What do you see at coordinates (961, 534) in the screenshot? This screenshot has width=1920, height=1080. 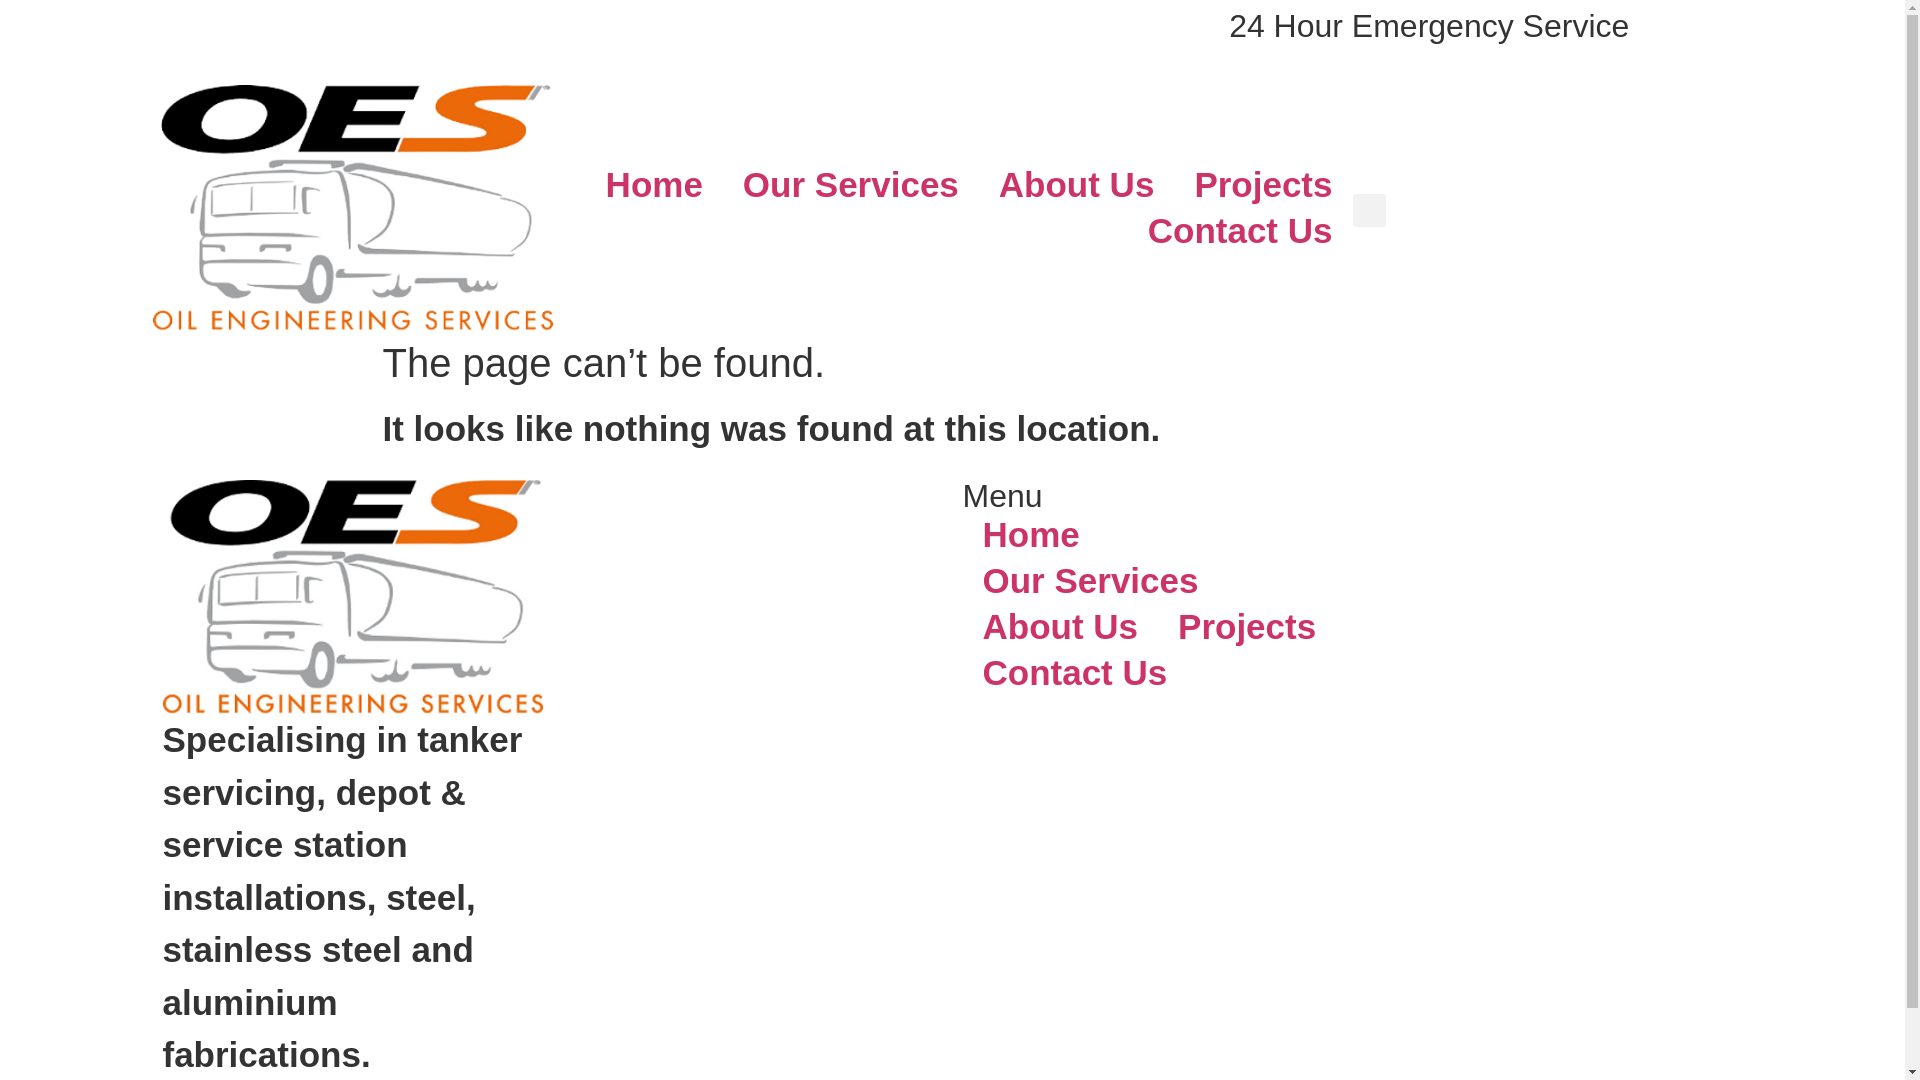 I see `'Home'` at bounding box center [961, 534].